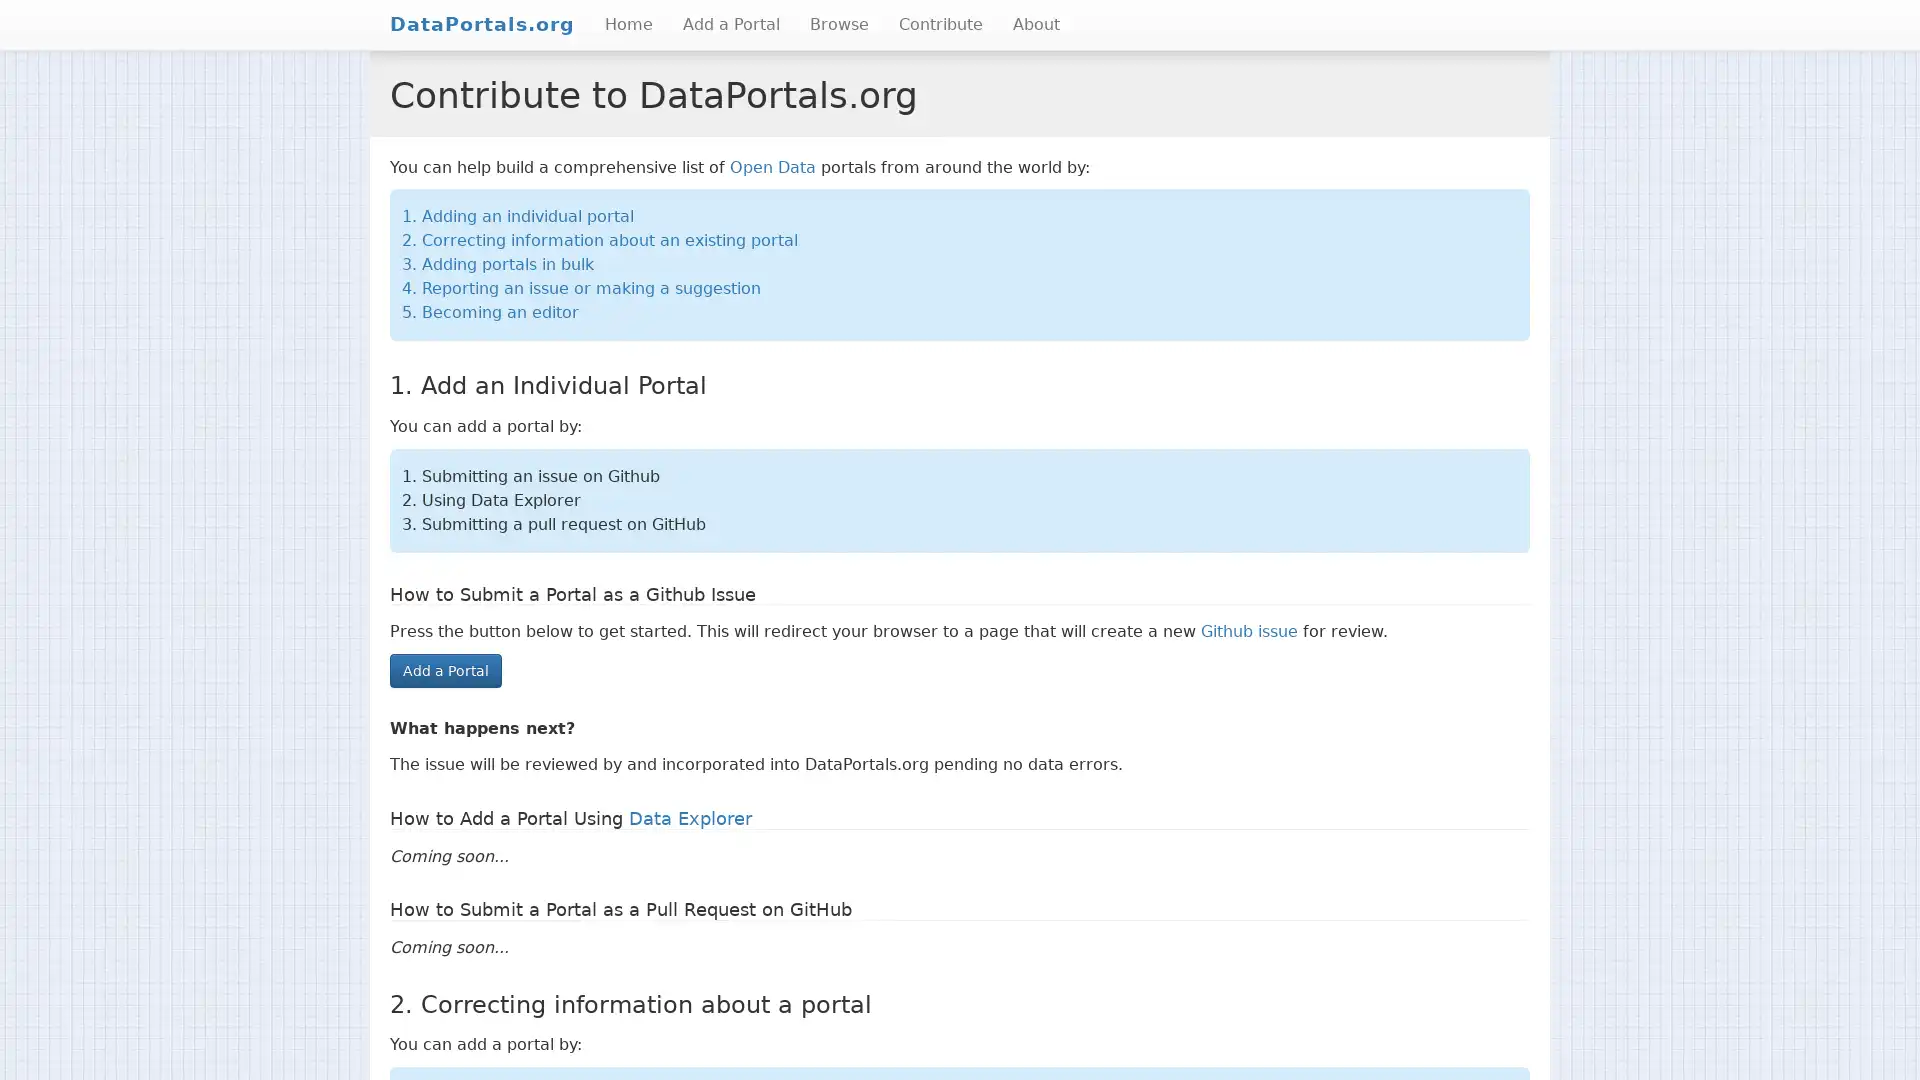 The height and width of the screenshot is (1080, 1920). Describe the element at coordinates (445, 671) in the screenshot. I see `Add a Portal` at that location.